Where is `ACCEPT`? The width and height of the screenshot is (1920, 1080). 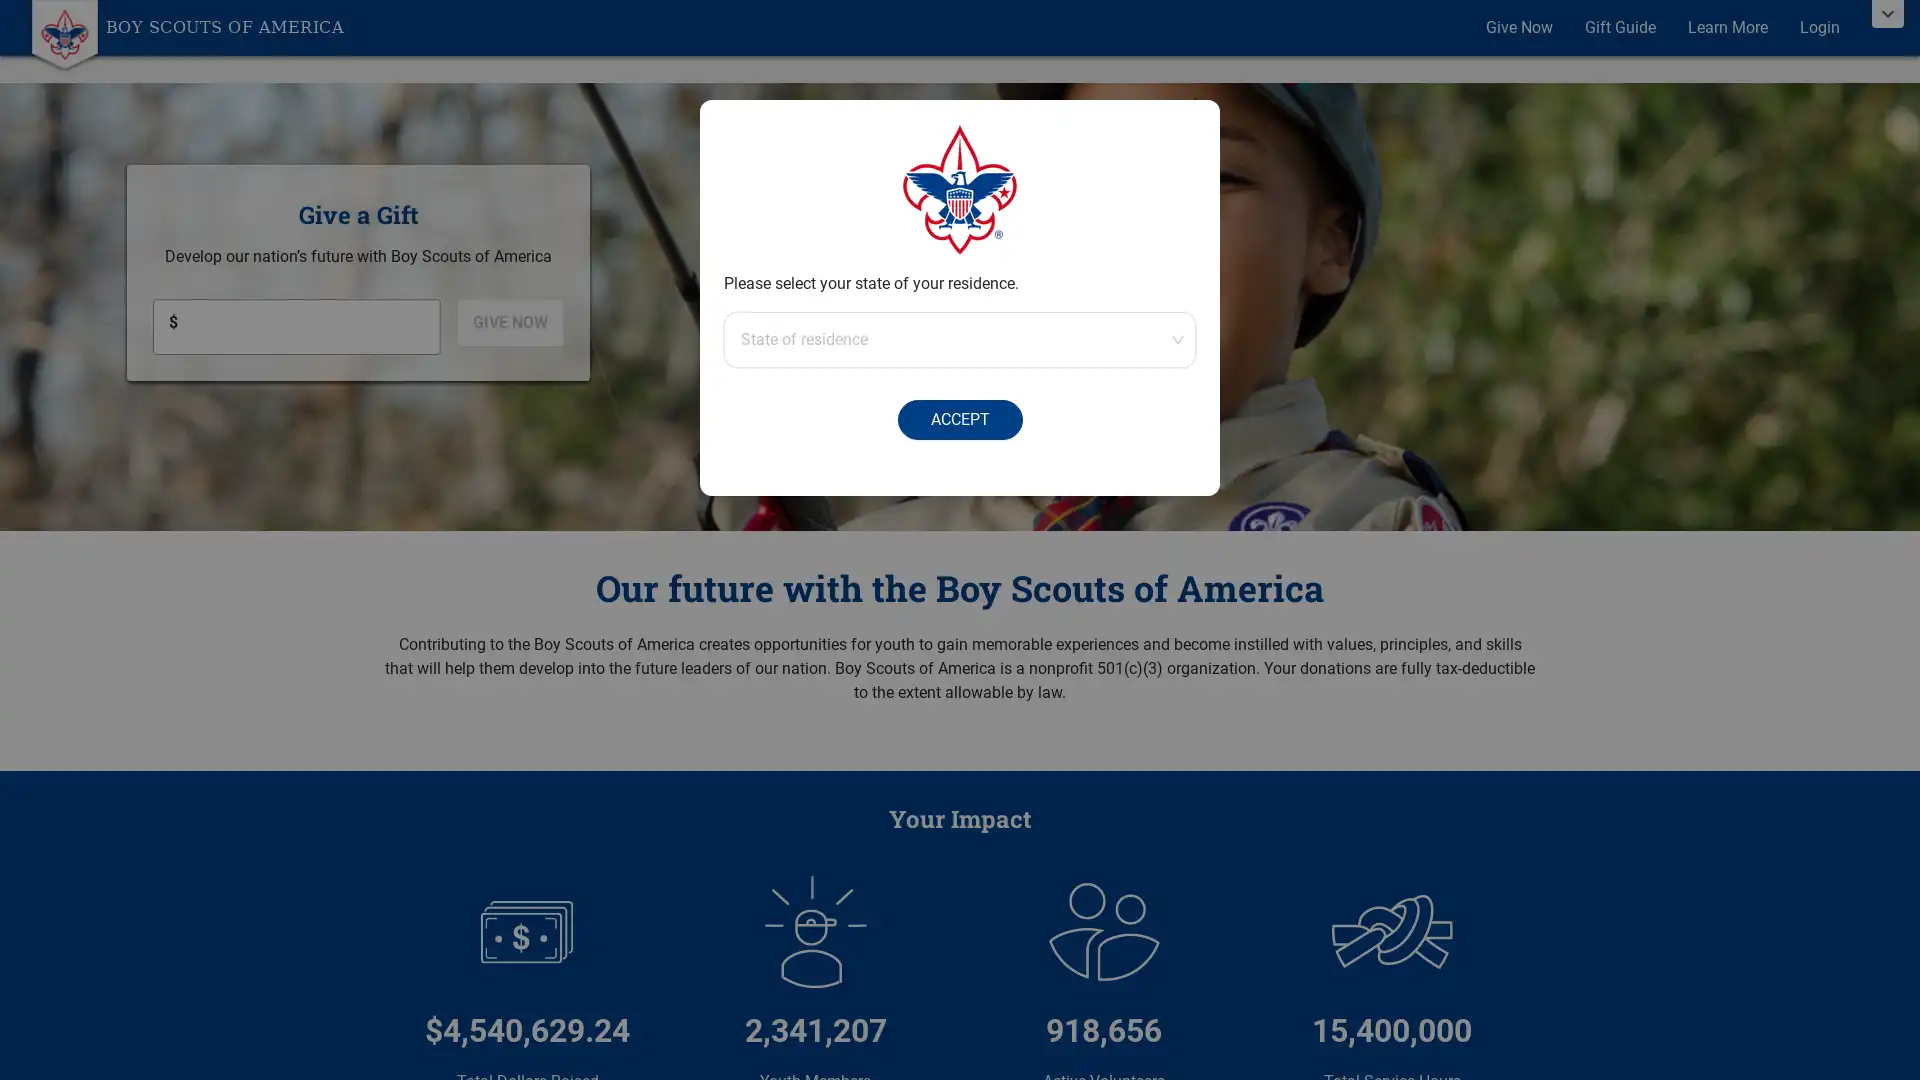 ACCEPT is located at coordinates (958, 419).